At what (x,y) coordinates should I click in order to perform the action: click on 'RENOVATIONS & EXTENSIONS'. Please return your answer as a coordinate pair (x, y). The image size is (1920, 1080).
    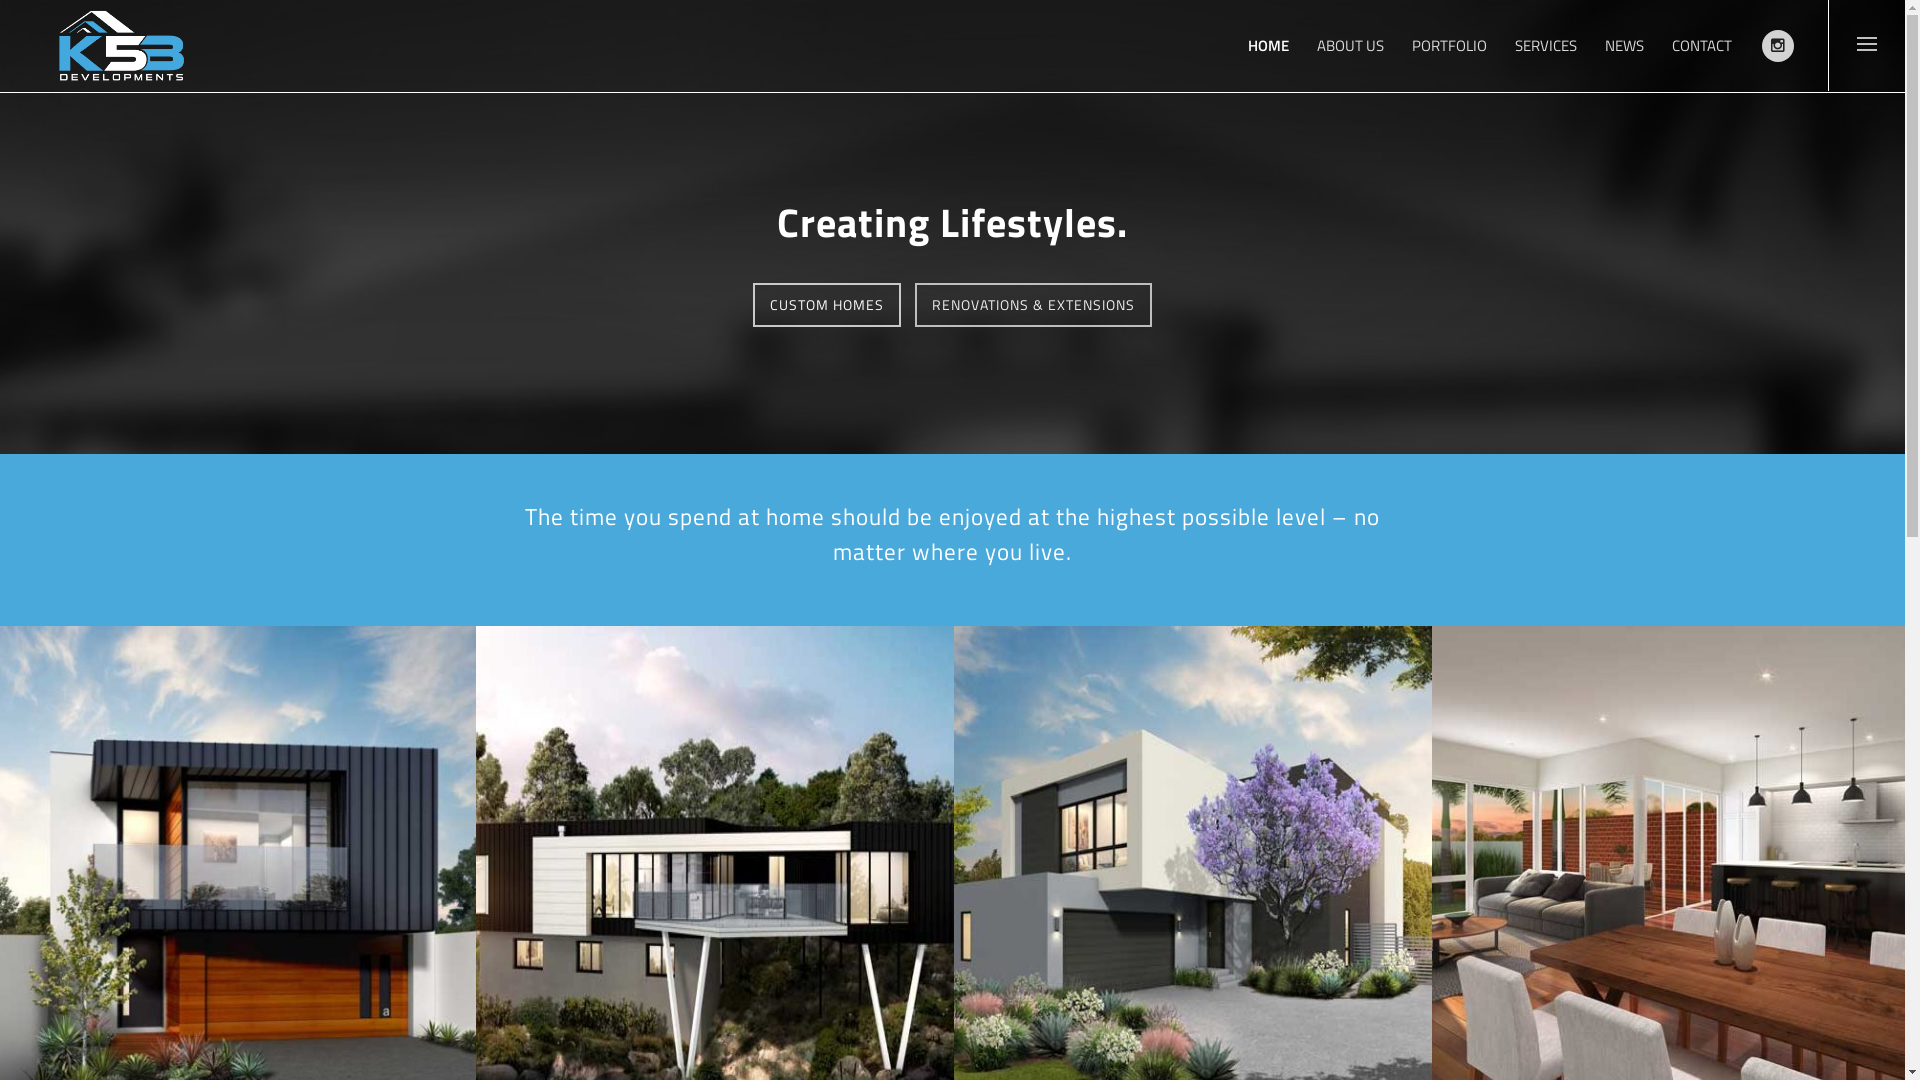
    Looking at the image, I should click on (1033, 304).